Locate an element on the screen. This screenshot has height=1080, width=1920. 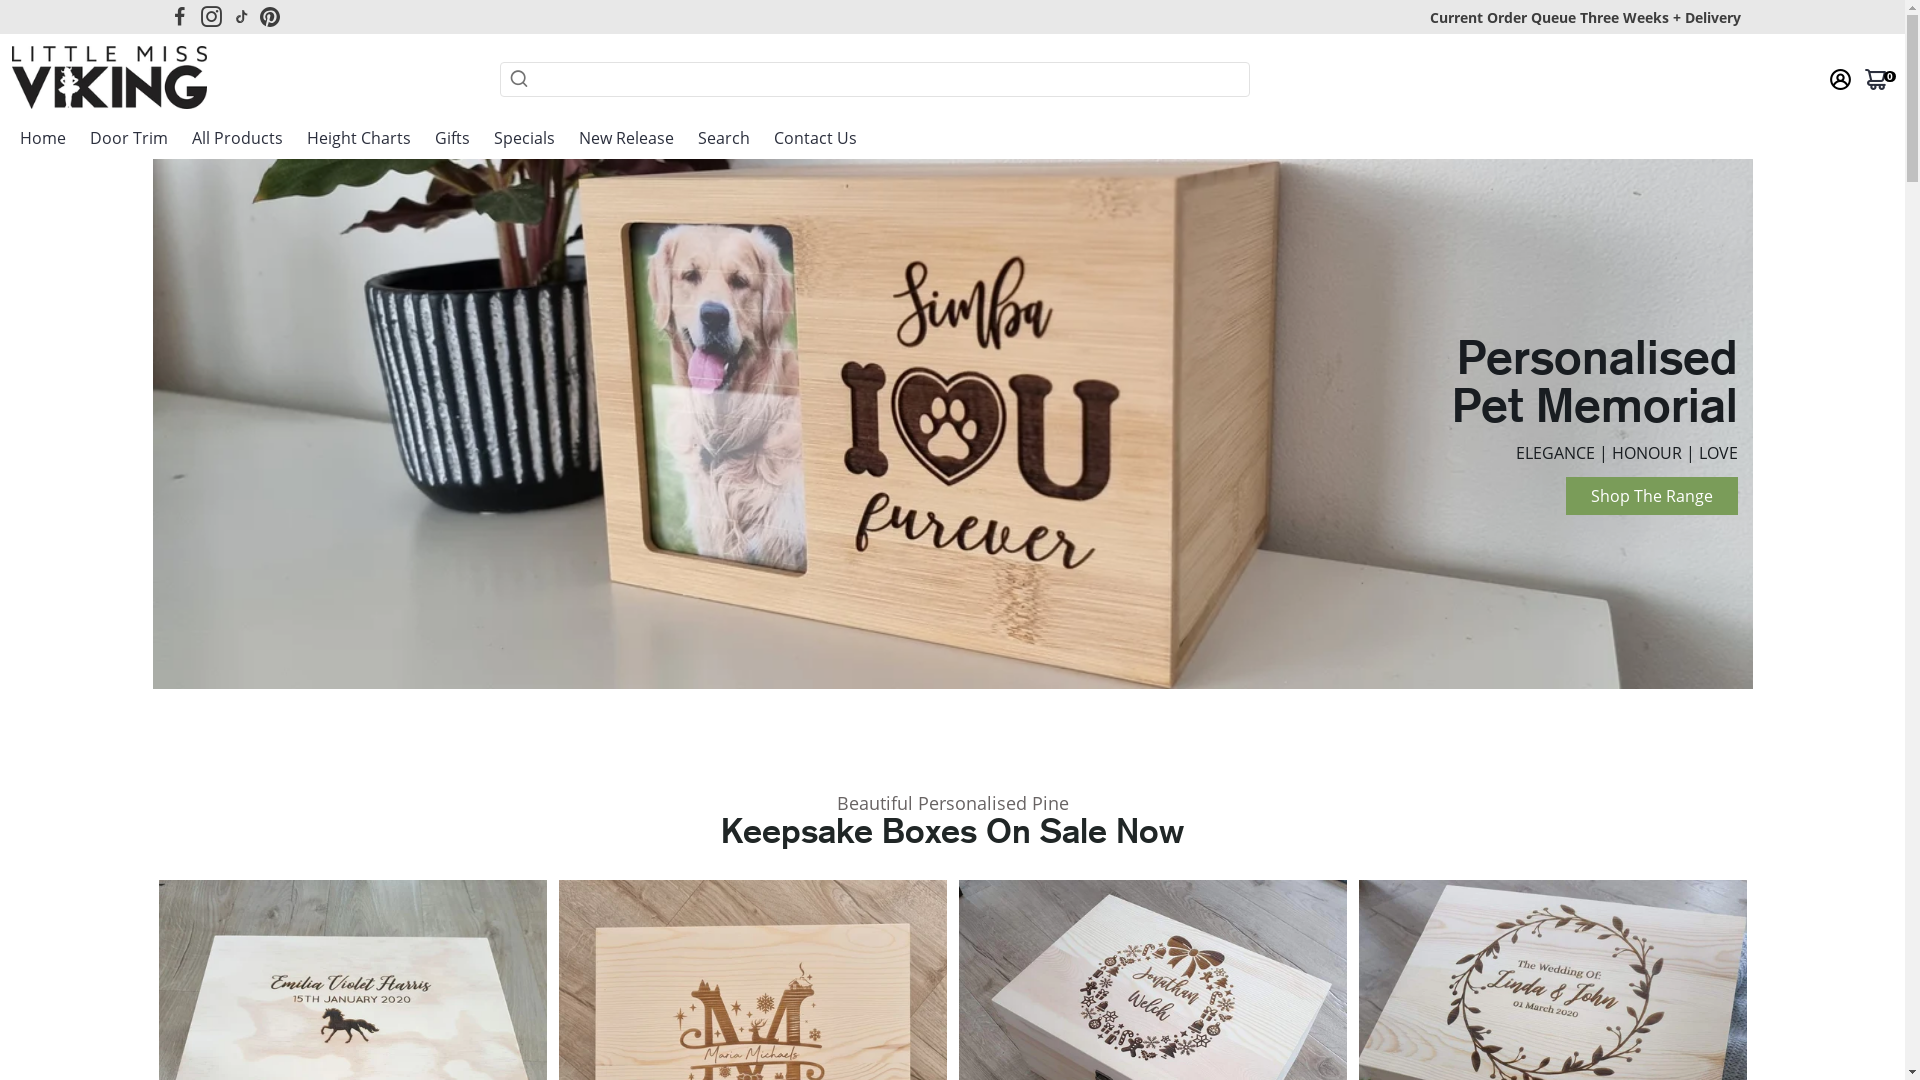
'Gifts' is located at coordinates (451, 137).